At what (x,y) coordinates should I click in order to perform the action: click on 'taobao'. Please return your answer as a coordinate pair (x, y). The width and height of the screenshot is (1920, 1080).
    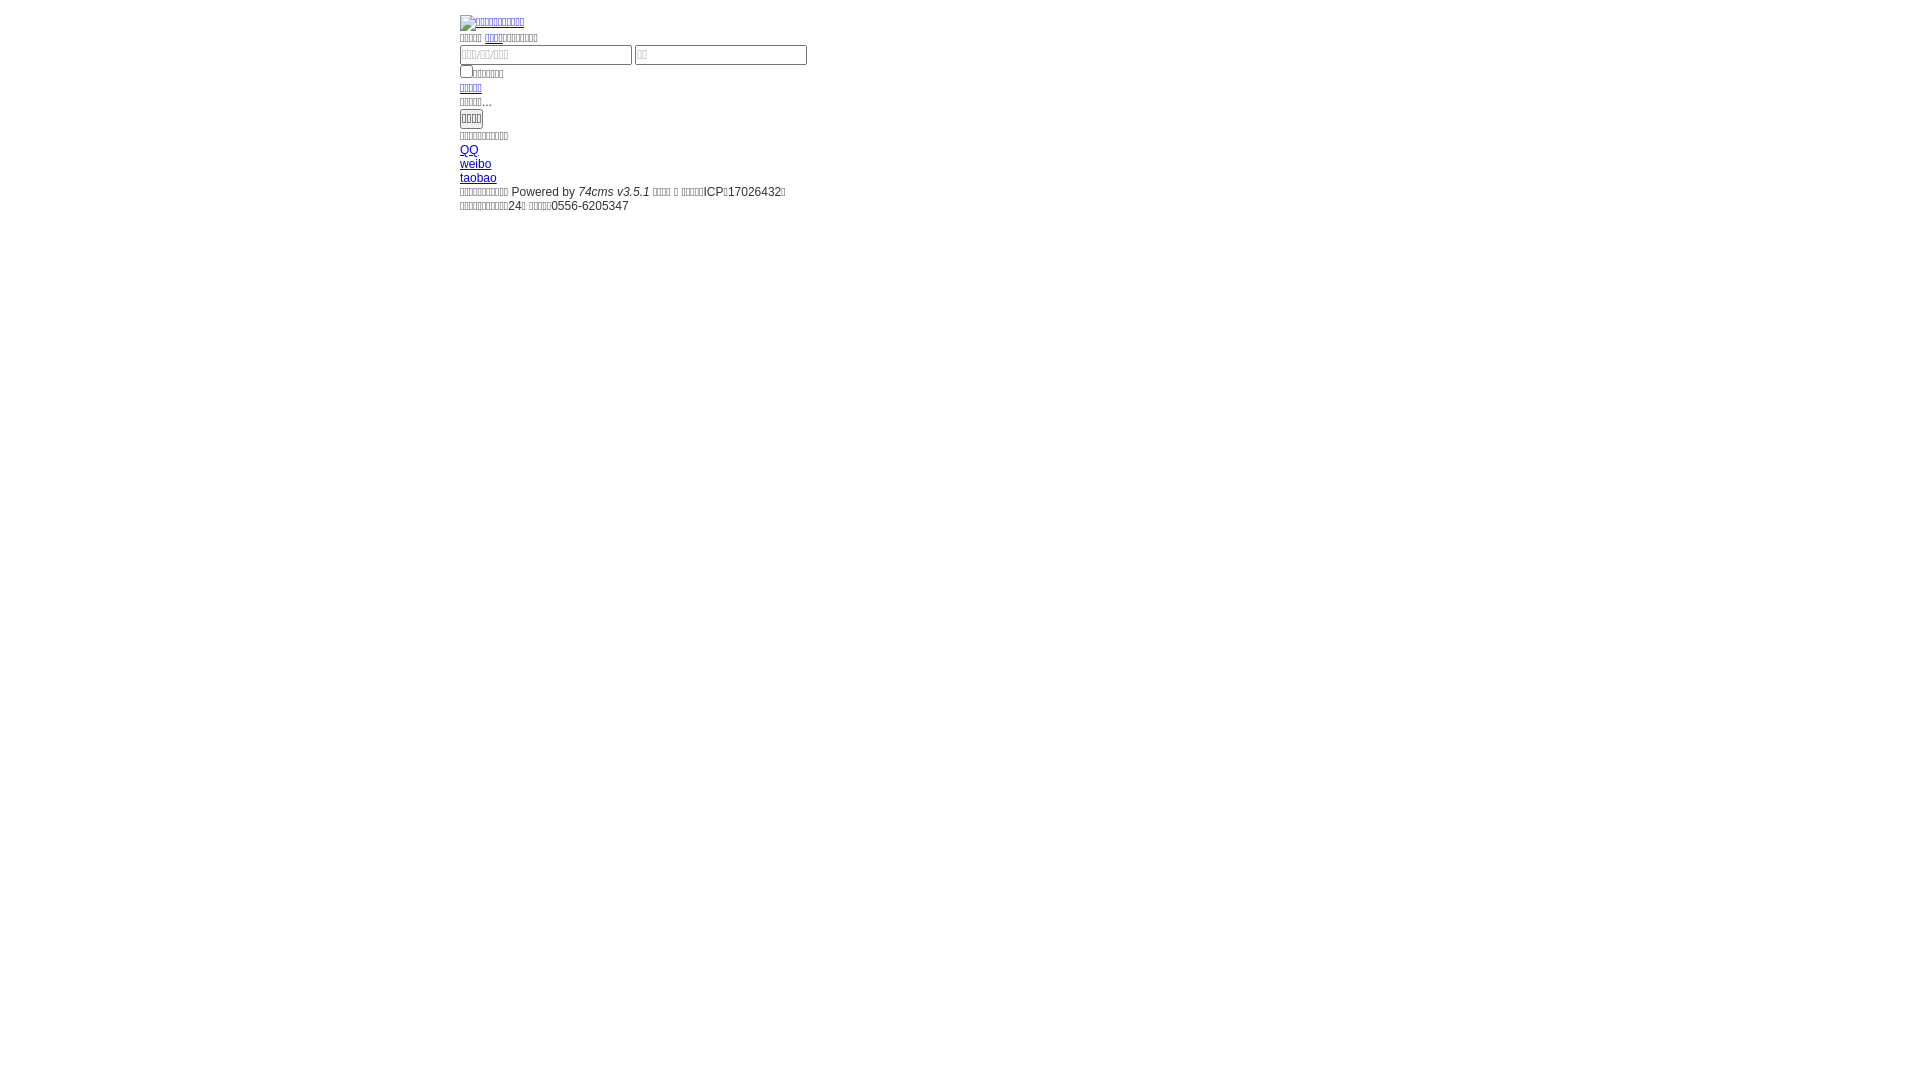
    Looking at the image, I should click on (477, 176).